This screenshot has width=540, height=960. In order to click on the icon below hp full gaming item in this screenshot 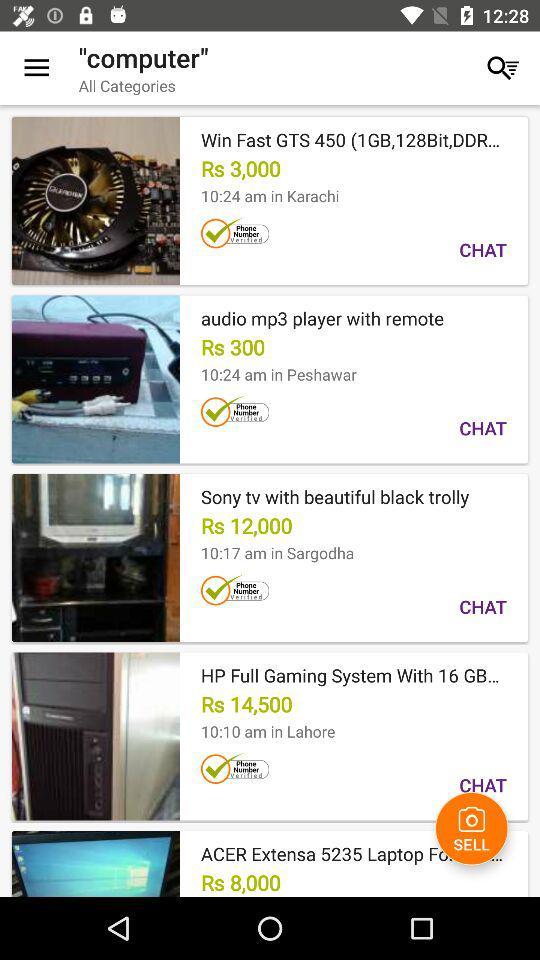, I will do `click(471, 828)`.